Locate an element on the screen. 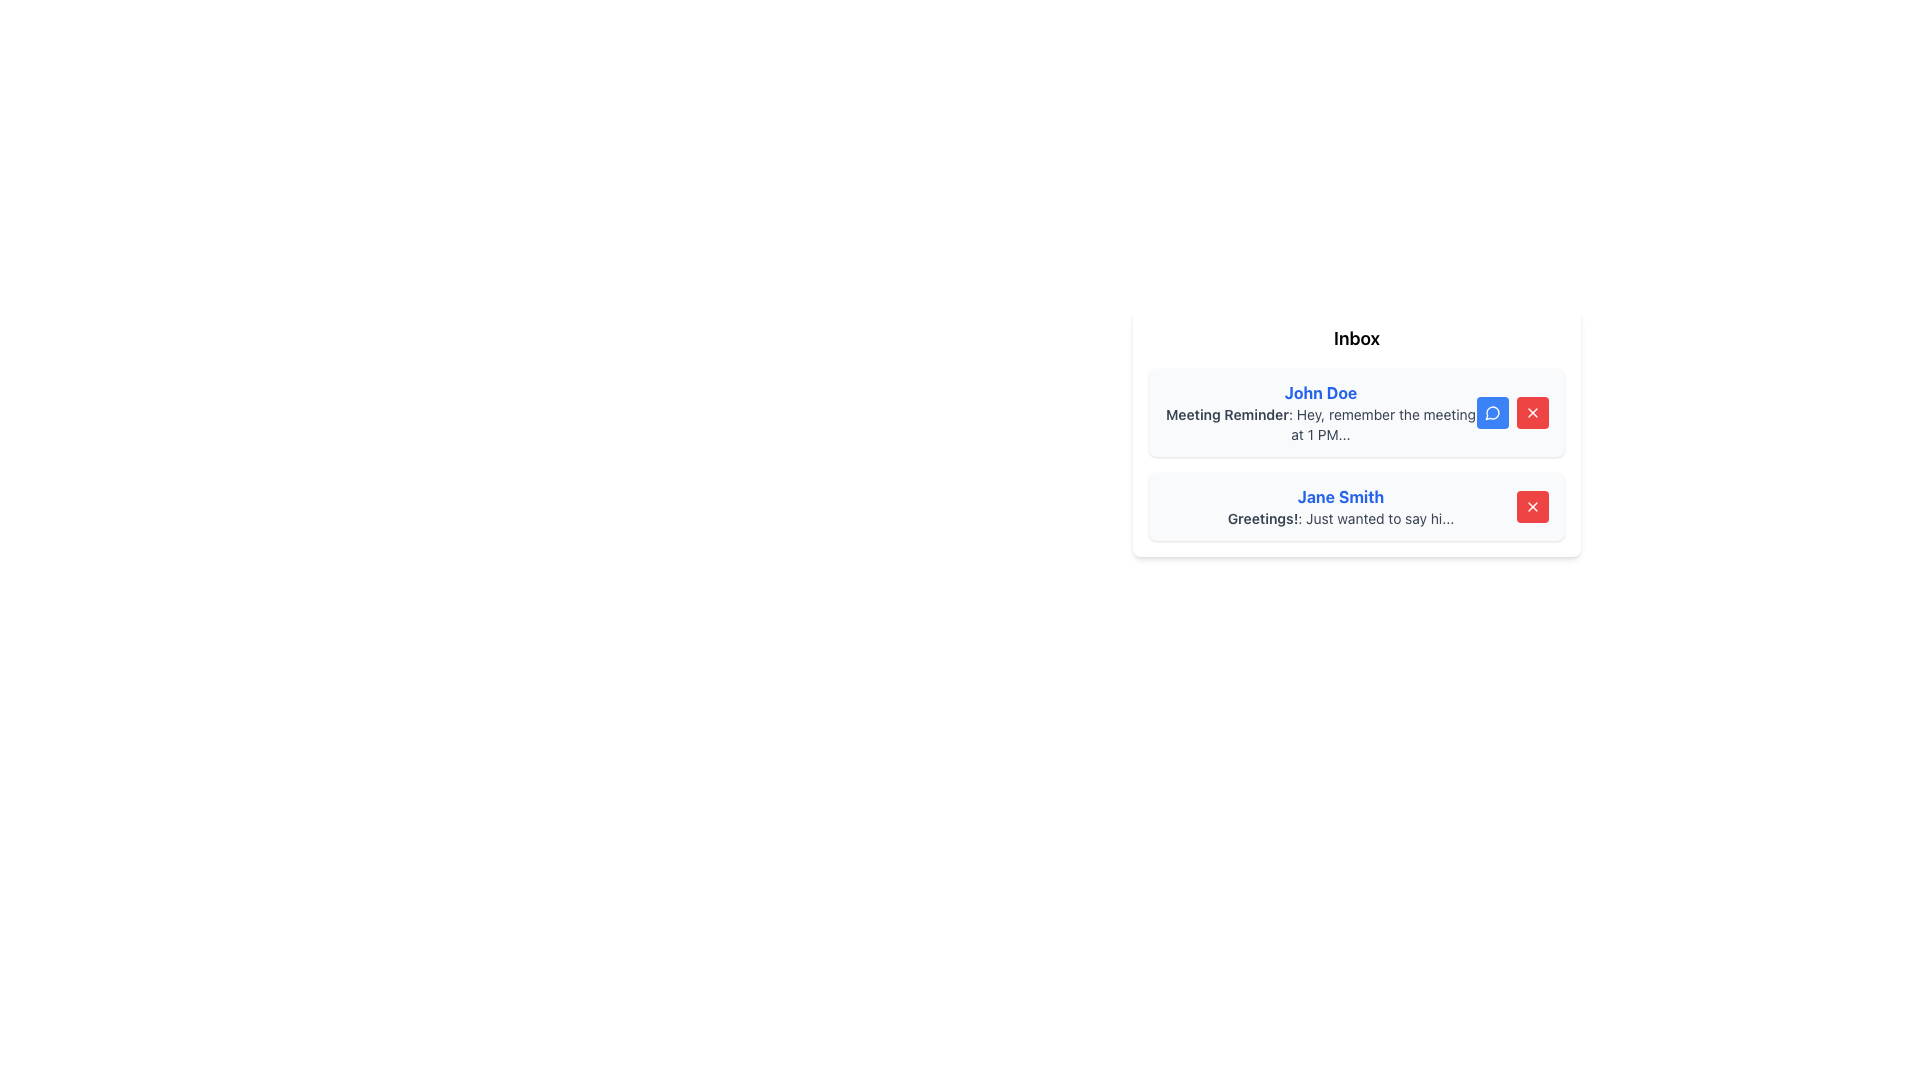 The height and width of the screenshot is (1080, 1920). the Text Display element that identifies the user or sender in the messaging interface, which contains the text 'Greetings!: Just wanted to say hi...' is located at coordinates (1340, 496).